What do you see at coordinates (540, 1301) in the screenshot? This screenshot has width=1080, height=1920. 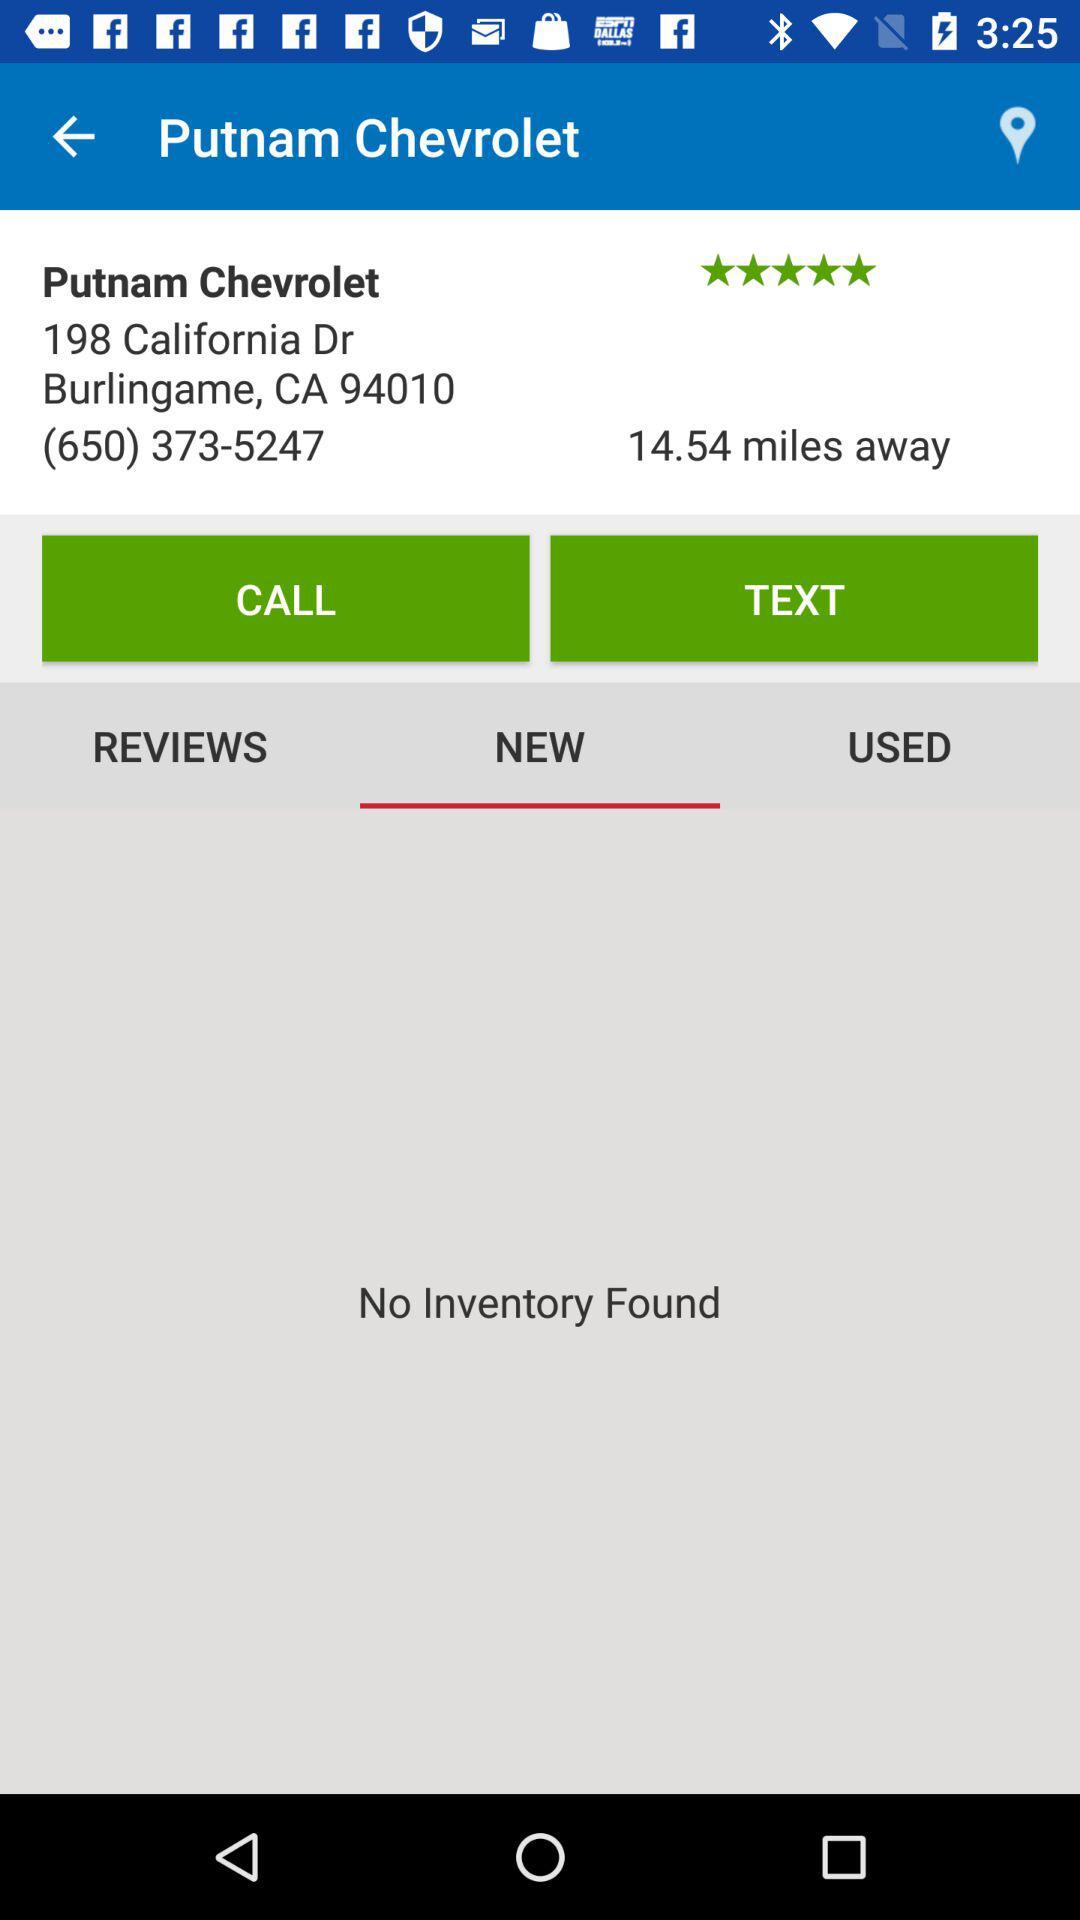 I see `the item below reviews item` at bounding box center [540, 1301].